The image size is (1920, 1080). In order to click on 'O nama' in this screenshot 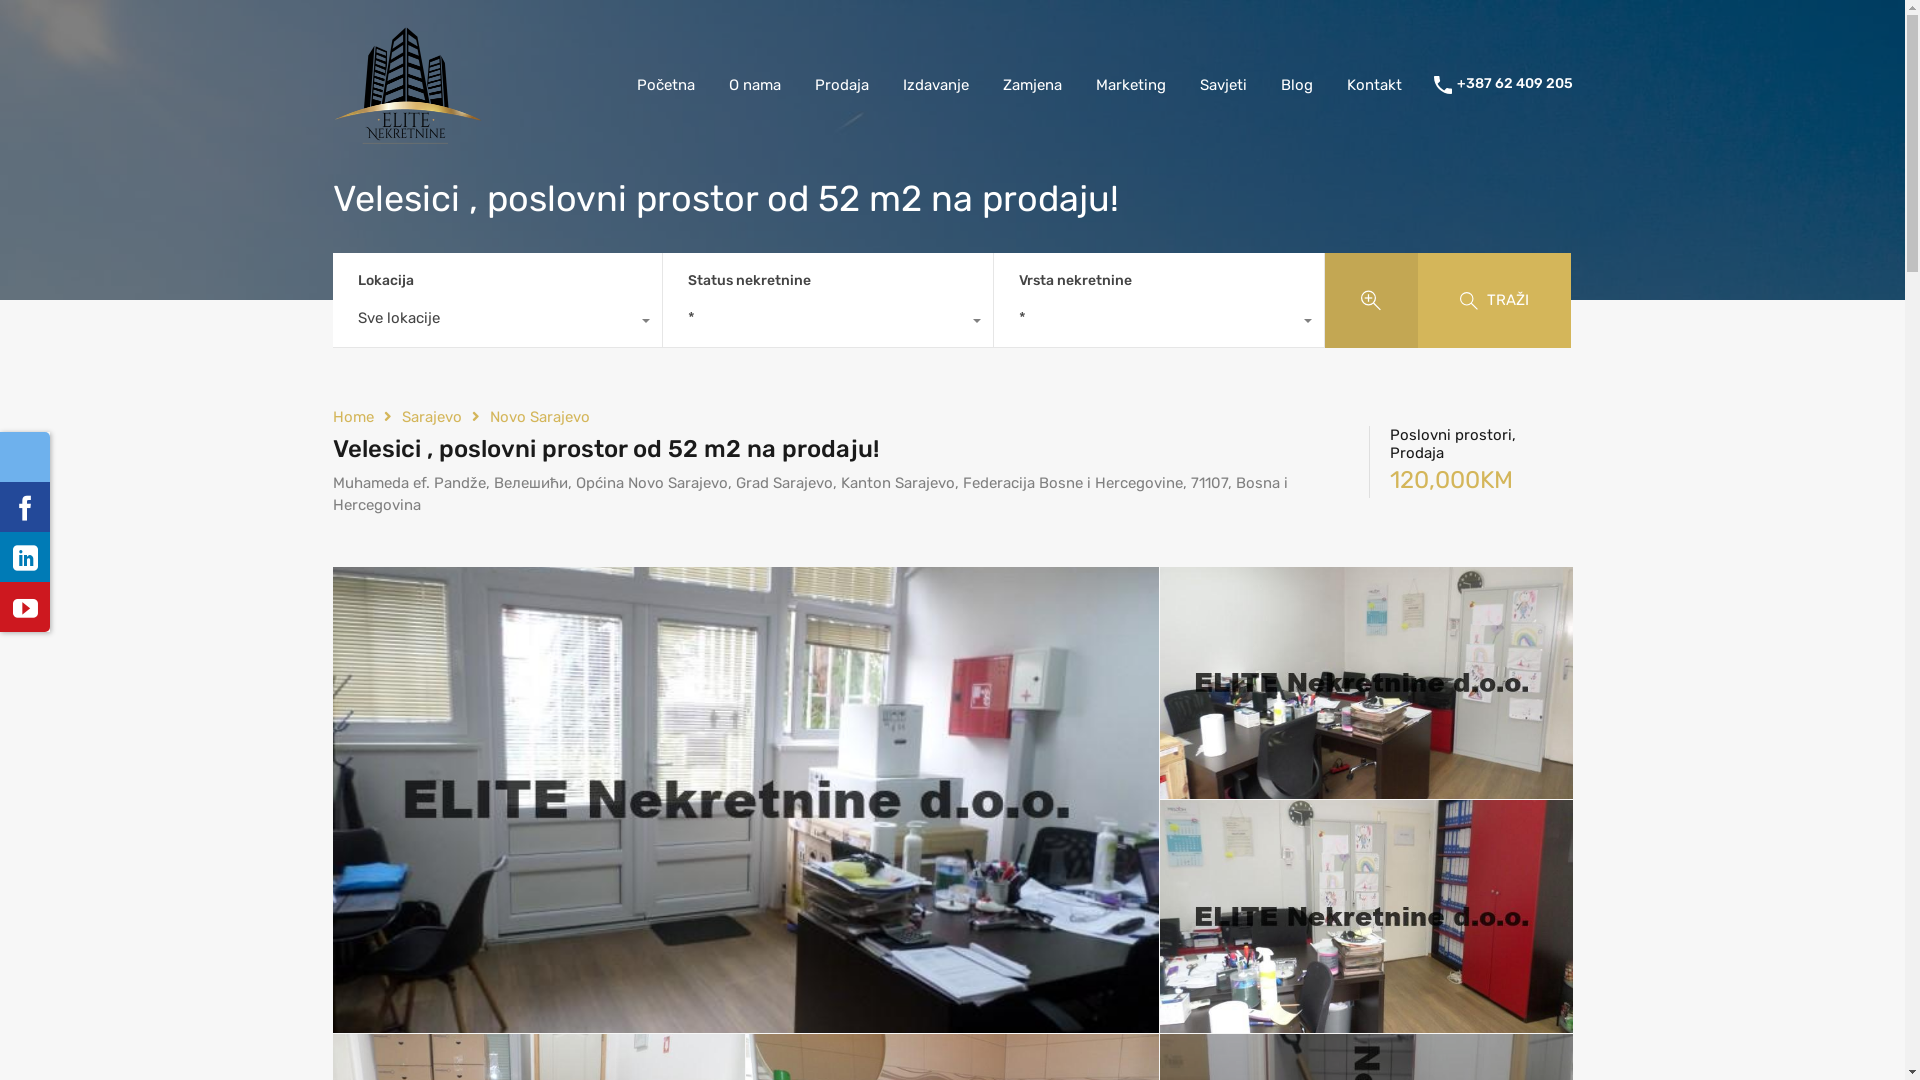, I will do `click(753, 83)`.